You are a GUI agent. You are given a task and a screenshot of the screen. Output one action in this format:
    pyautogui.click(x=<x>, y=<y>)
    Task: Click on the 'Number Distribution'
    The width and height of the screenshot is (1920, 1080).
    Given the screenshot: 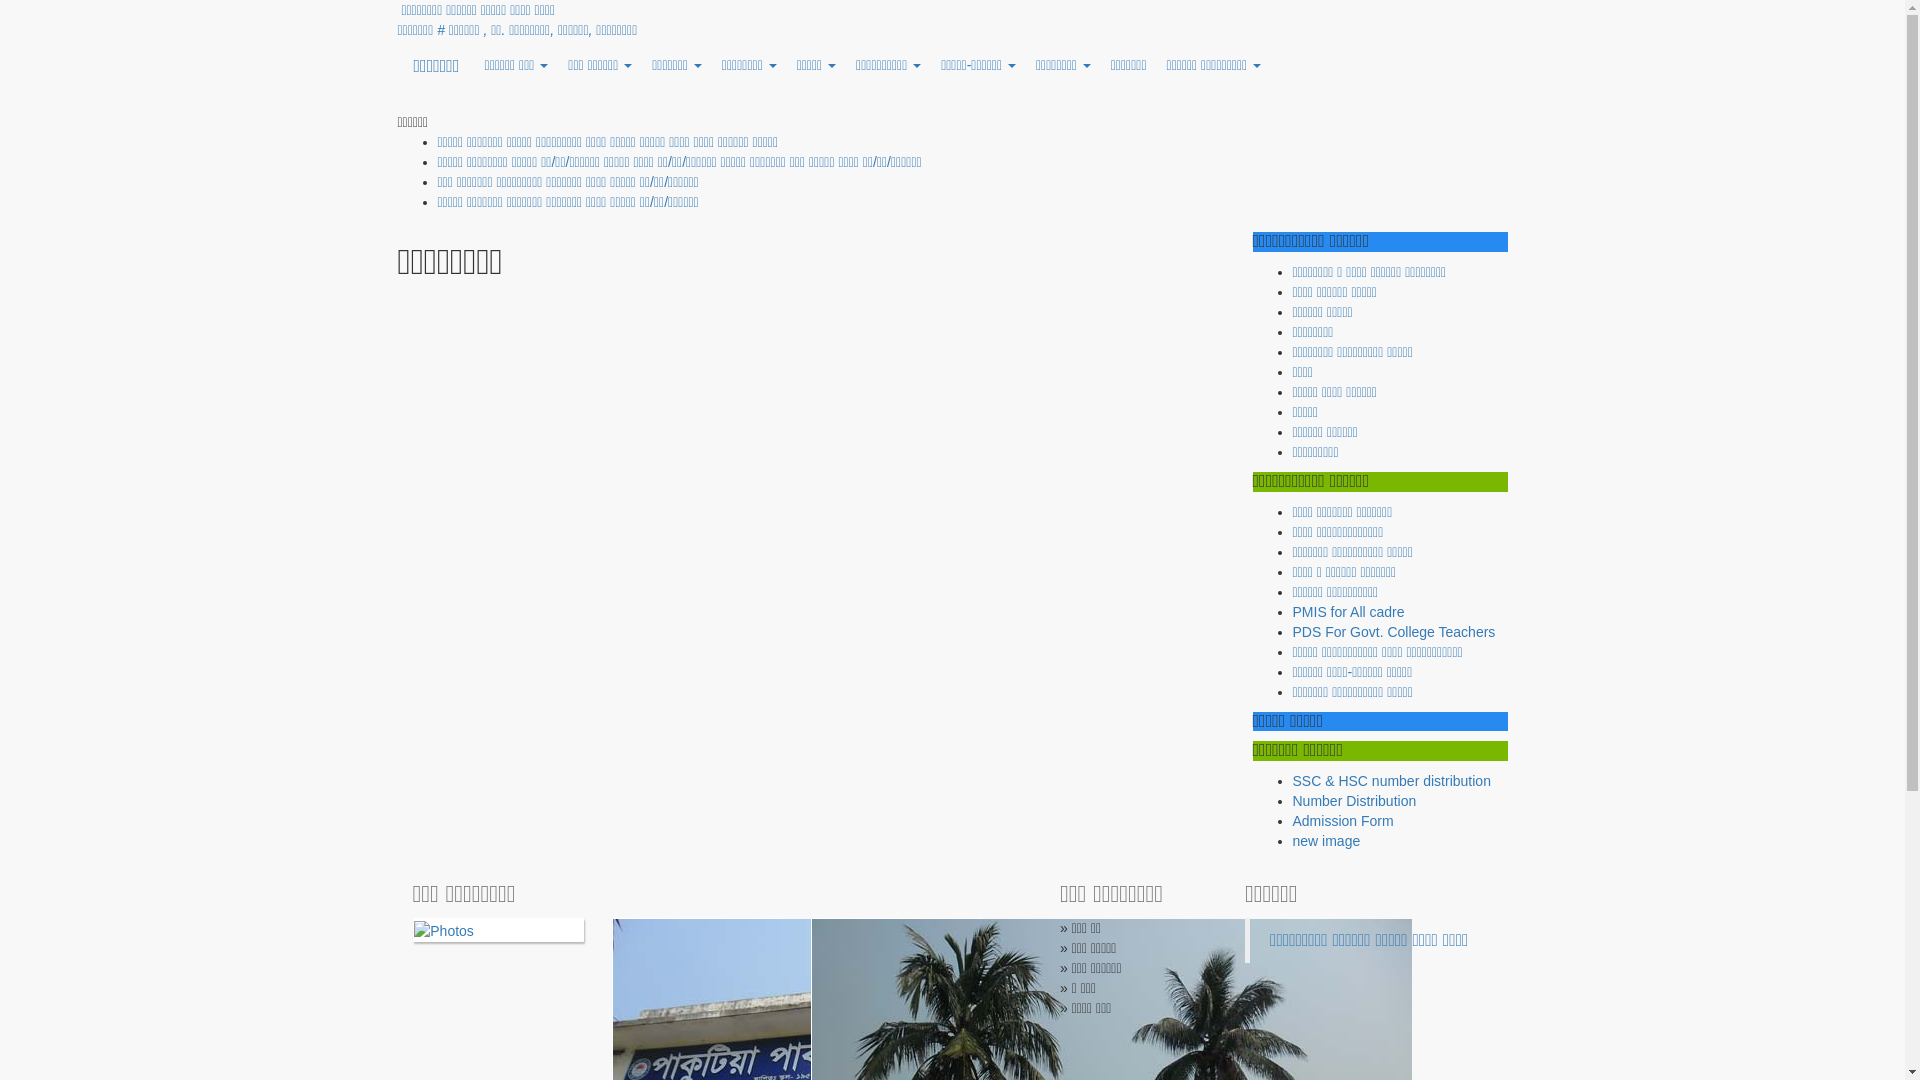 What is the action you would take?
    pyautogui.click(x=1353, y=800)
    